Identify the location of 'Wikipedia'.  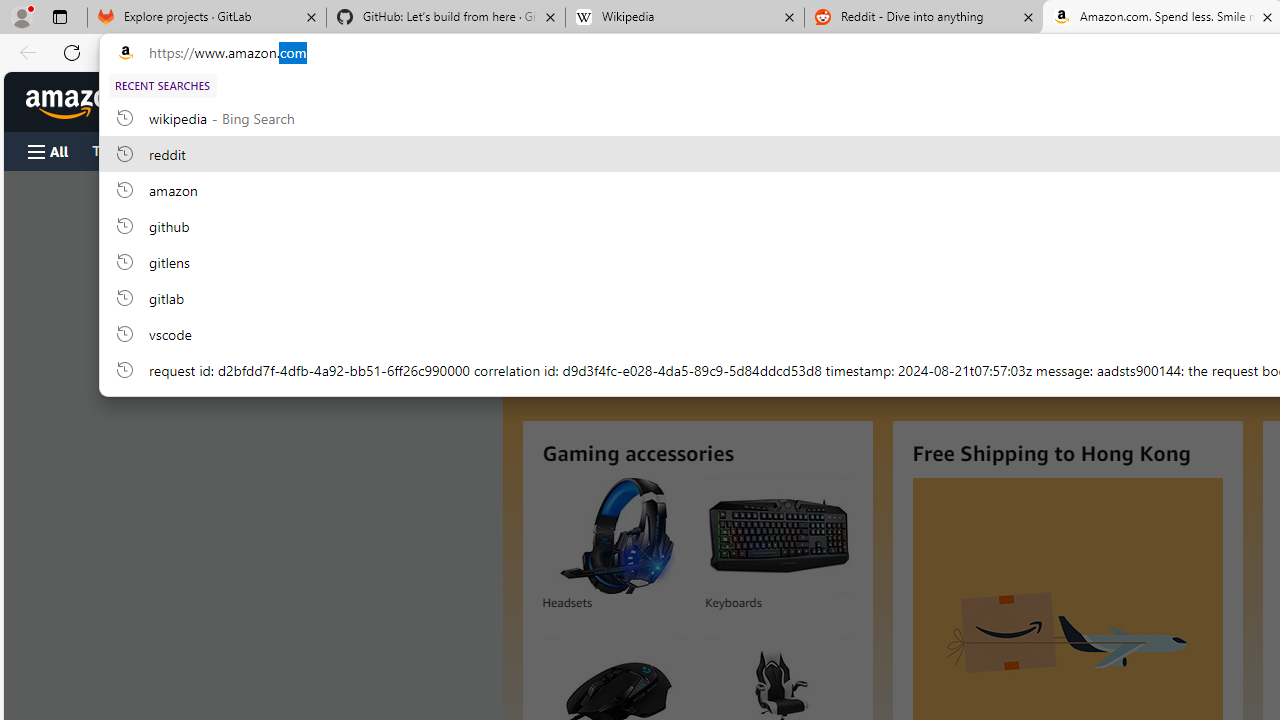
(684, 17).